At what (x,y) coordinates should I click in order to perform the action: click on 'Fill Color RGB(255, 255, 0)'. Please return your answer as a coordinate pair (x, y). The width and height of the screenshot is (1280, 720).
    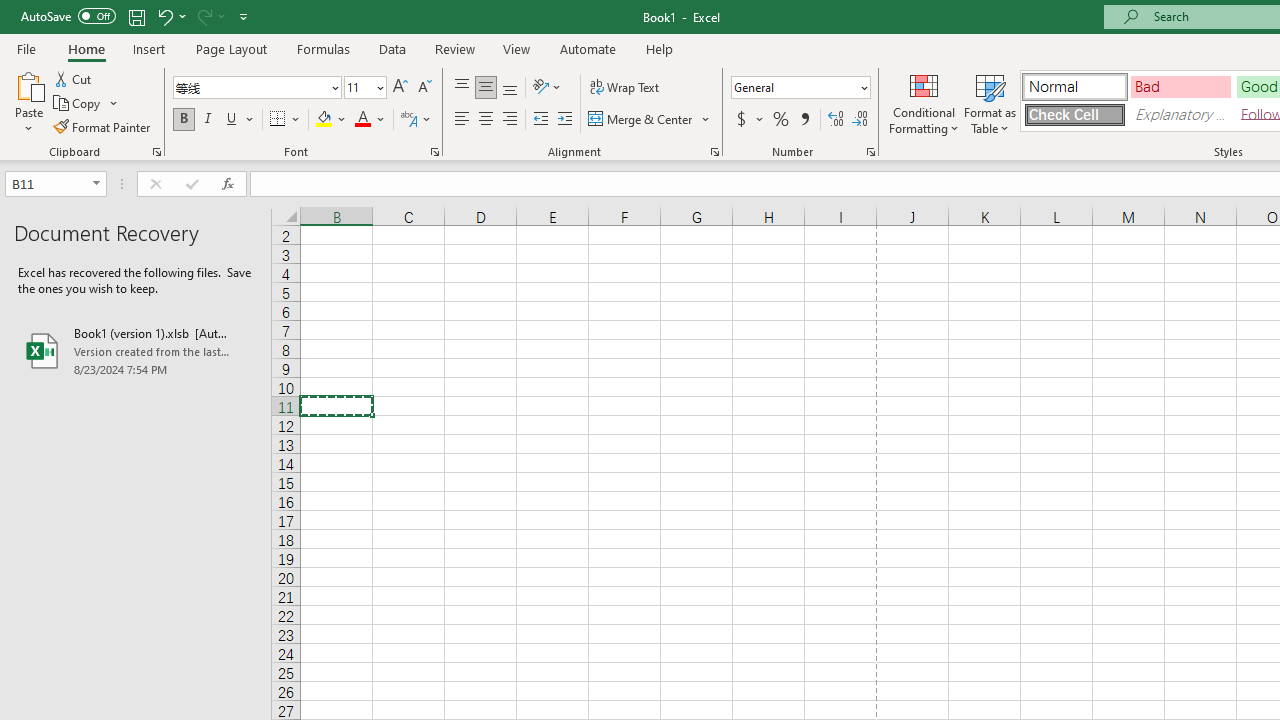
    Looking at the image, I should click on (324, 119).